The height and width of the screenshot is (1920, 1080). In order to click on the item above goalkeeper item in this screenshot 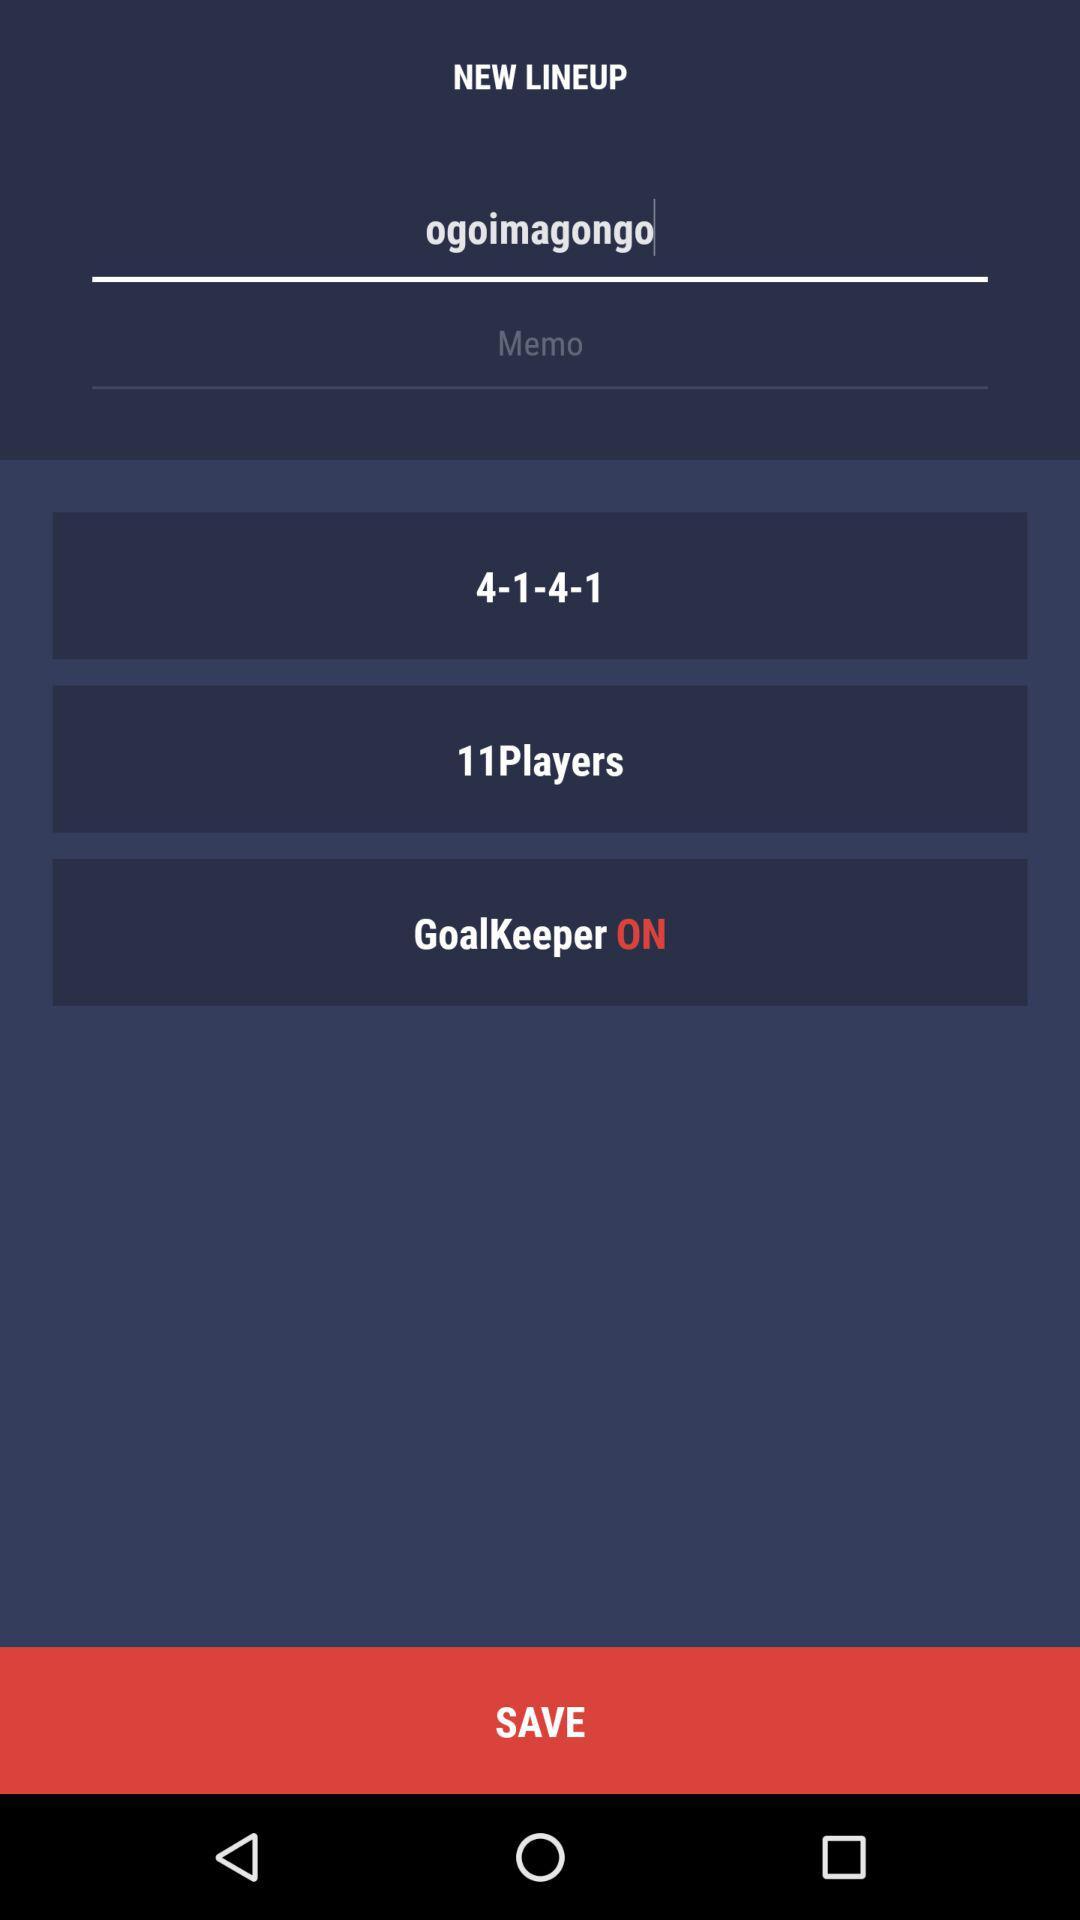, I will do `click(540, 757)`.